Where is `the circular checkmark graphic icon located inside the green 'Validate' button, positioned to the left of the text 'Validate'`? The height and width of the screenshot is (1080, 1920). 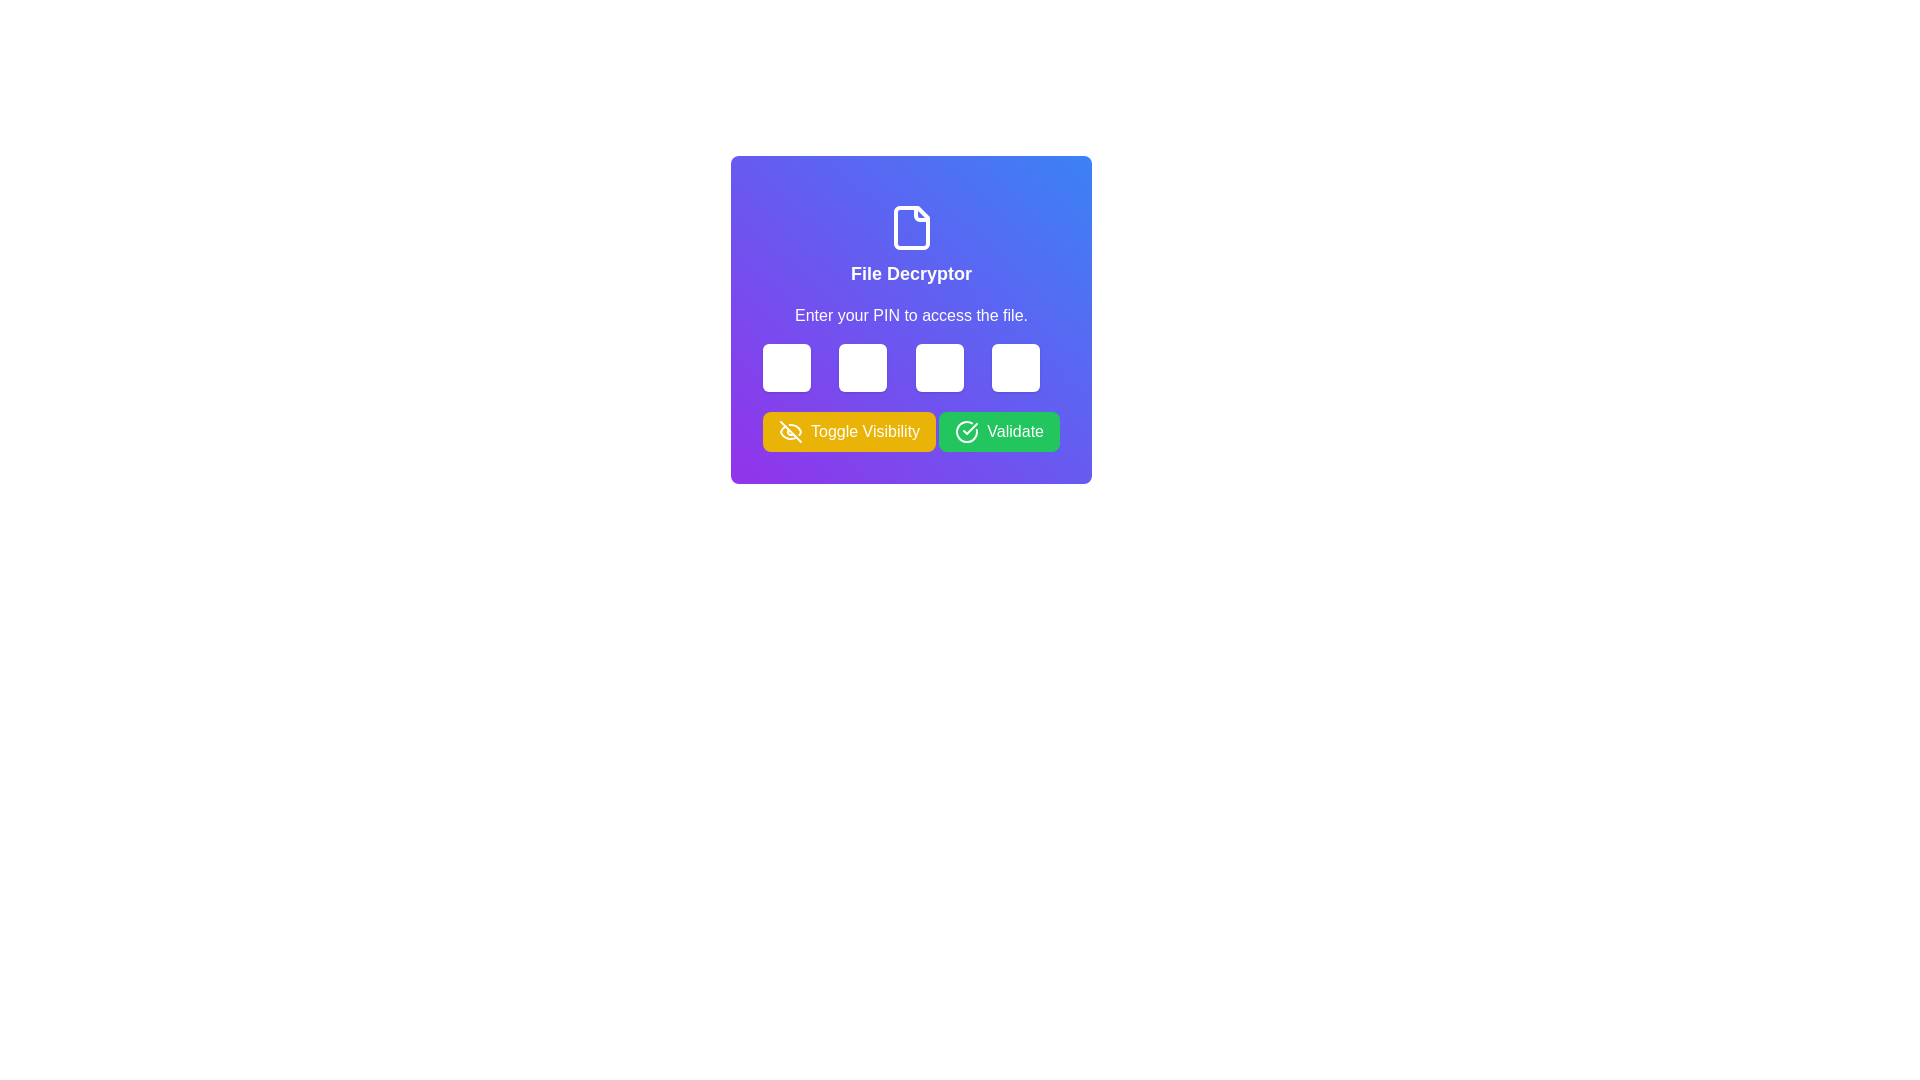
the circular checkmark graphic icon located inside the green 'Validate' button, positioned to the left of the text 'Validate' is located at coordinates (967, 431).